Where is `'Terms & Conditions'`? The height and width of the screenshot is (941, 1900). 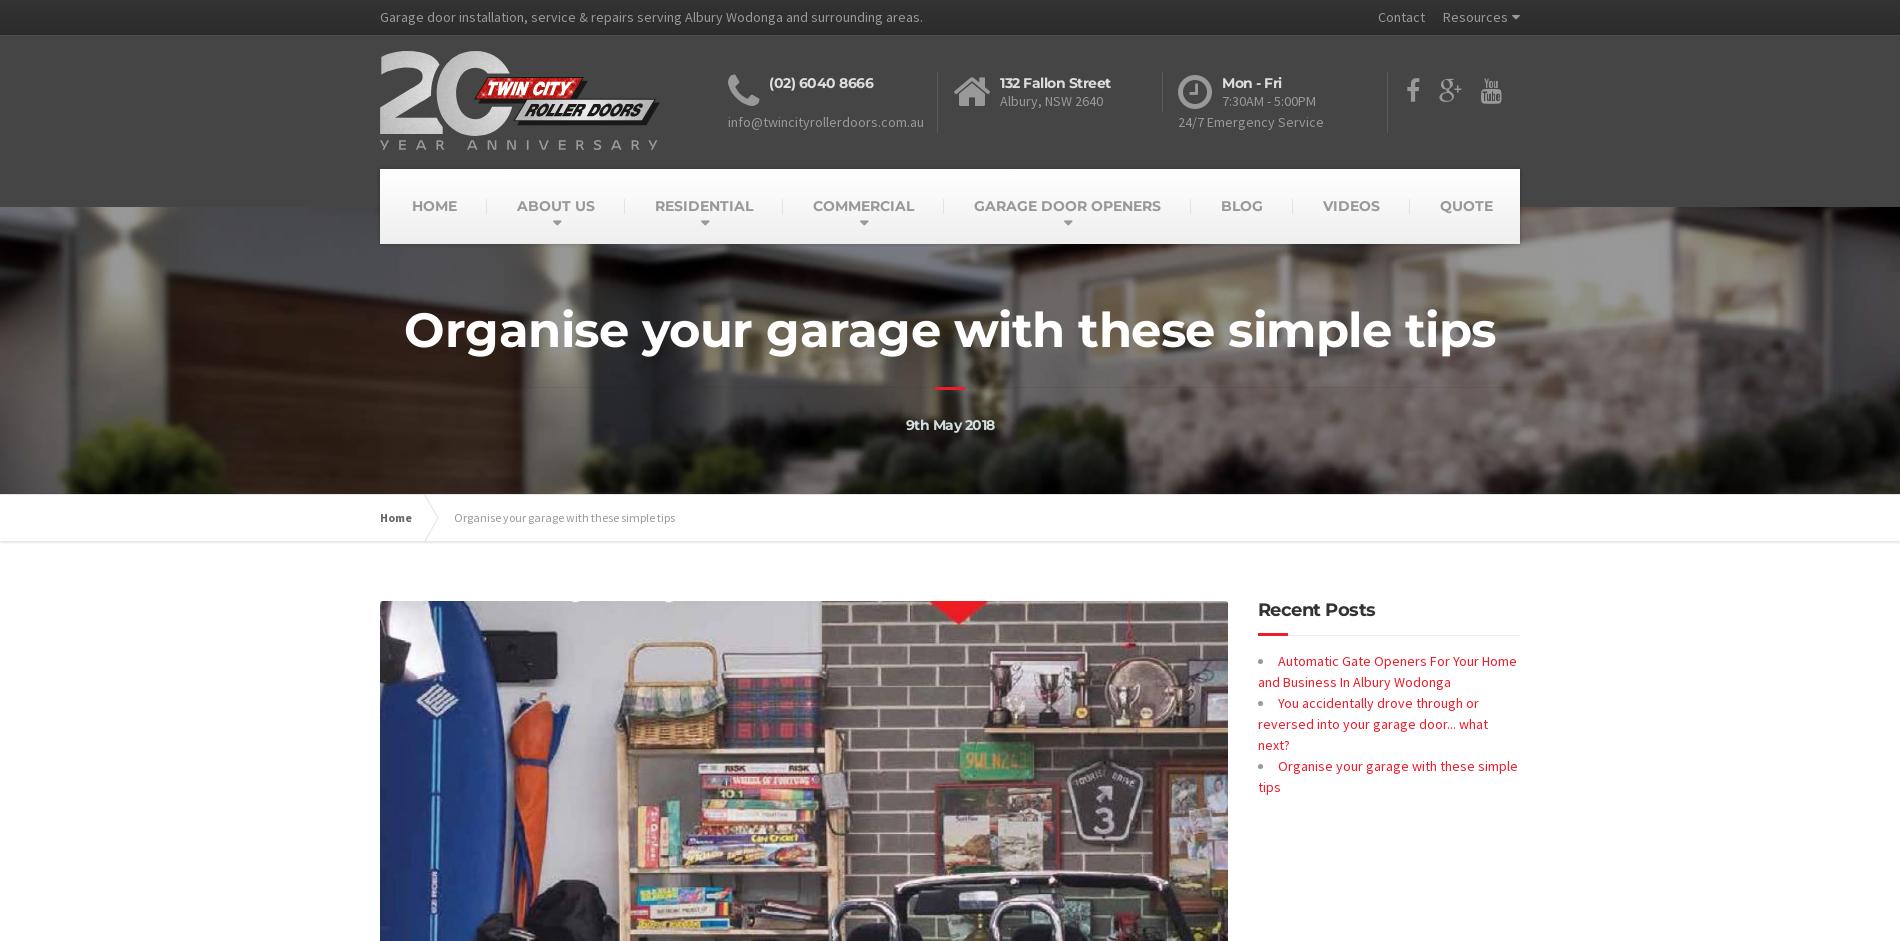
'Terms & Conditions' is located at coordinates (1500, 80).